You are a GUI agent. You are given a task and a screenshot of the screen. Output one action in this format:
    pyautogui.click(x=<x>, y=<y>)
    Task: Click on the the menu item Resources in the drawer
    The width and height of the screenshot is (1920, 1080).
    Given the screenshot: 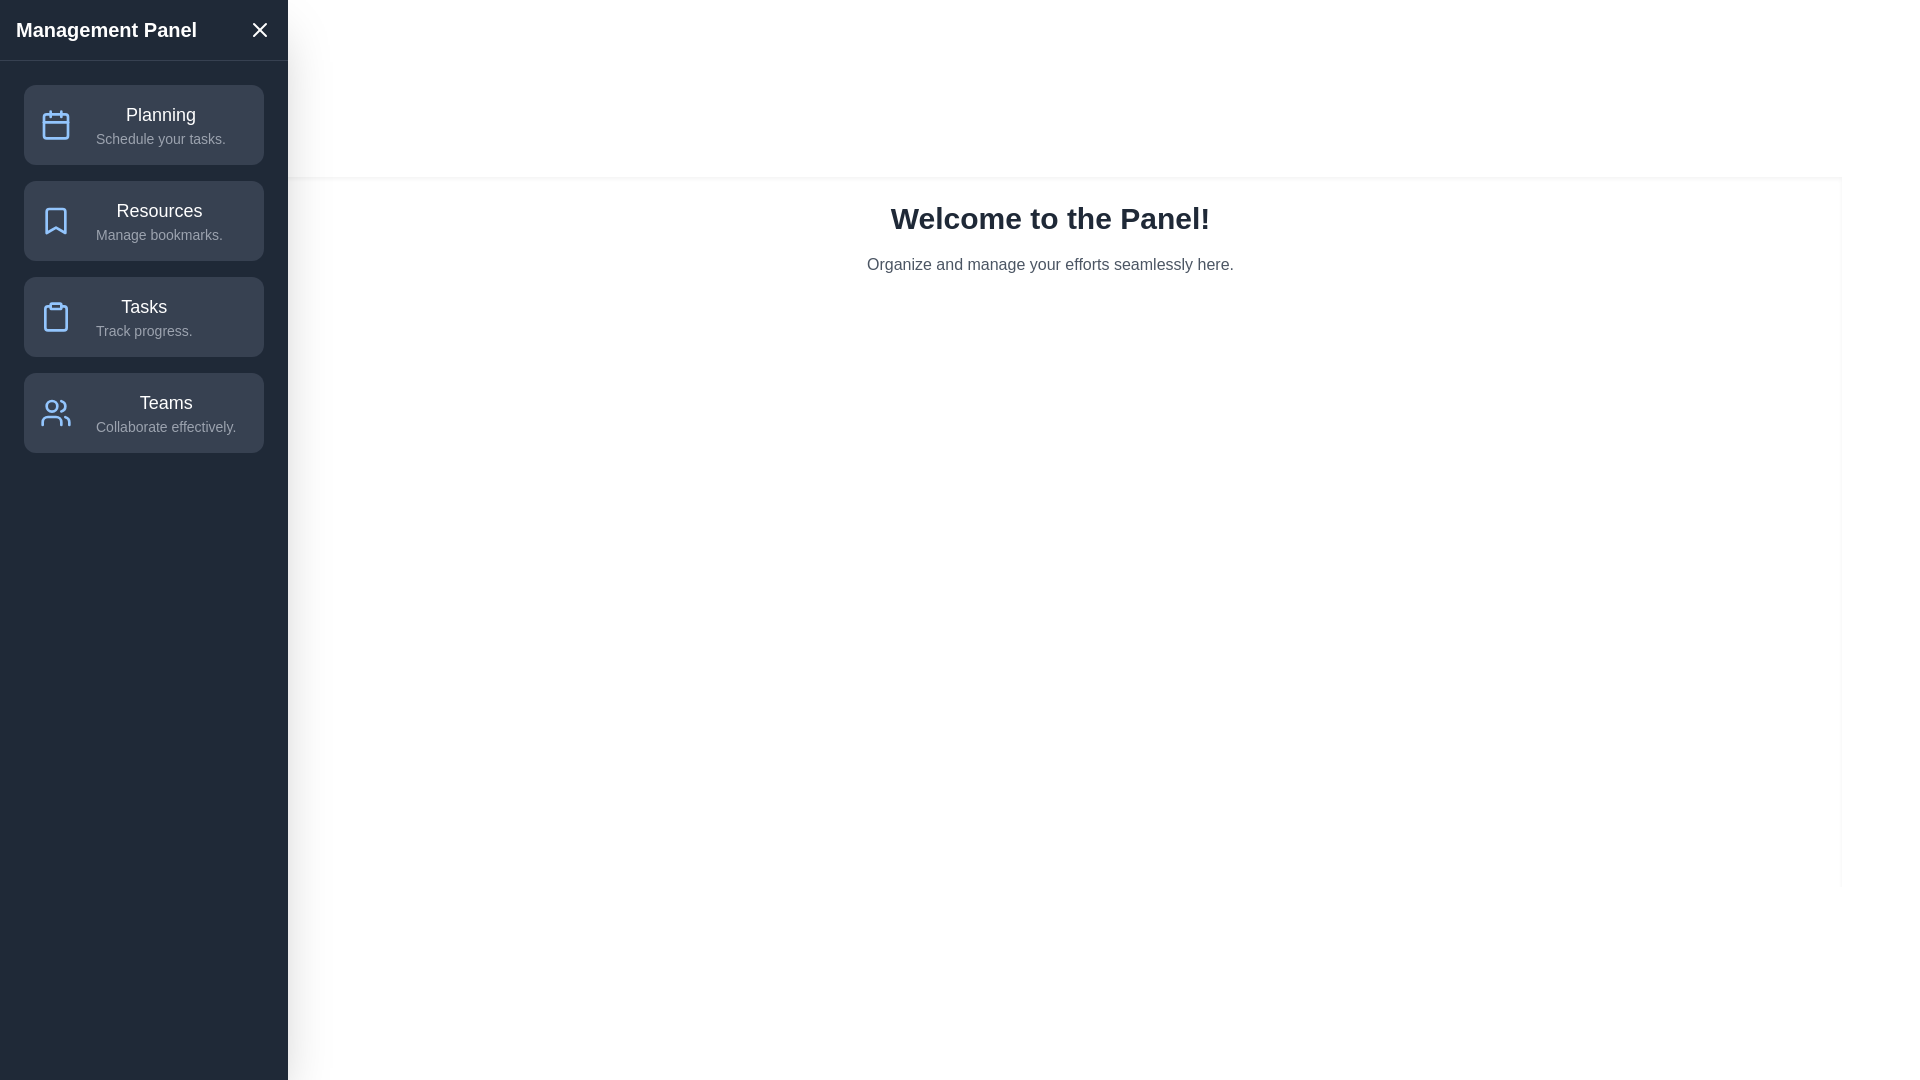 What is the action you would take?
    pyautogui.click(x=143, y=220)
    